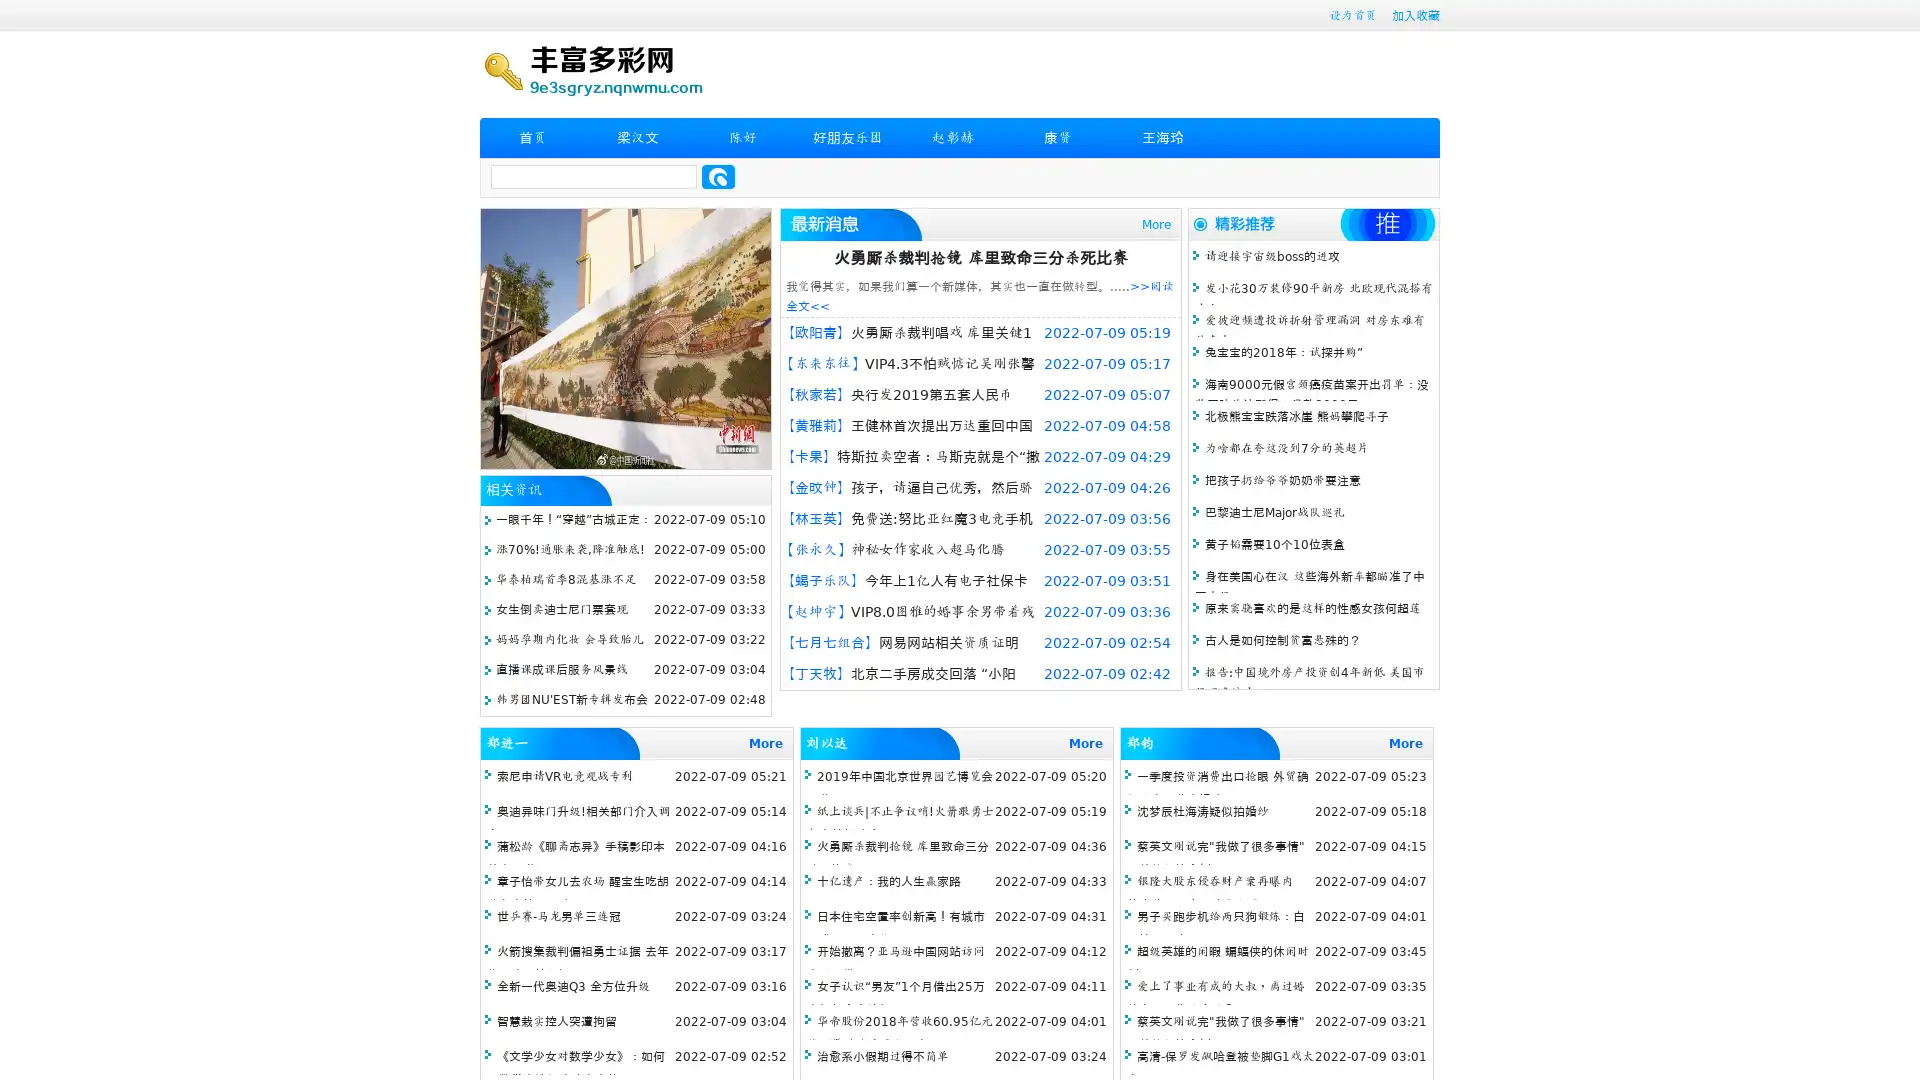  Describe the element at coordinates (718, 176) in the screenshot. I see `Search` at that location.